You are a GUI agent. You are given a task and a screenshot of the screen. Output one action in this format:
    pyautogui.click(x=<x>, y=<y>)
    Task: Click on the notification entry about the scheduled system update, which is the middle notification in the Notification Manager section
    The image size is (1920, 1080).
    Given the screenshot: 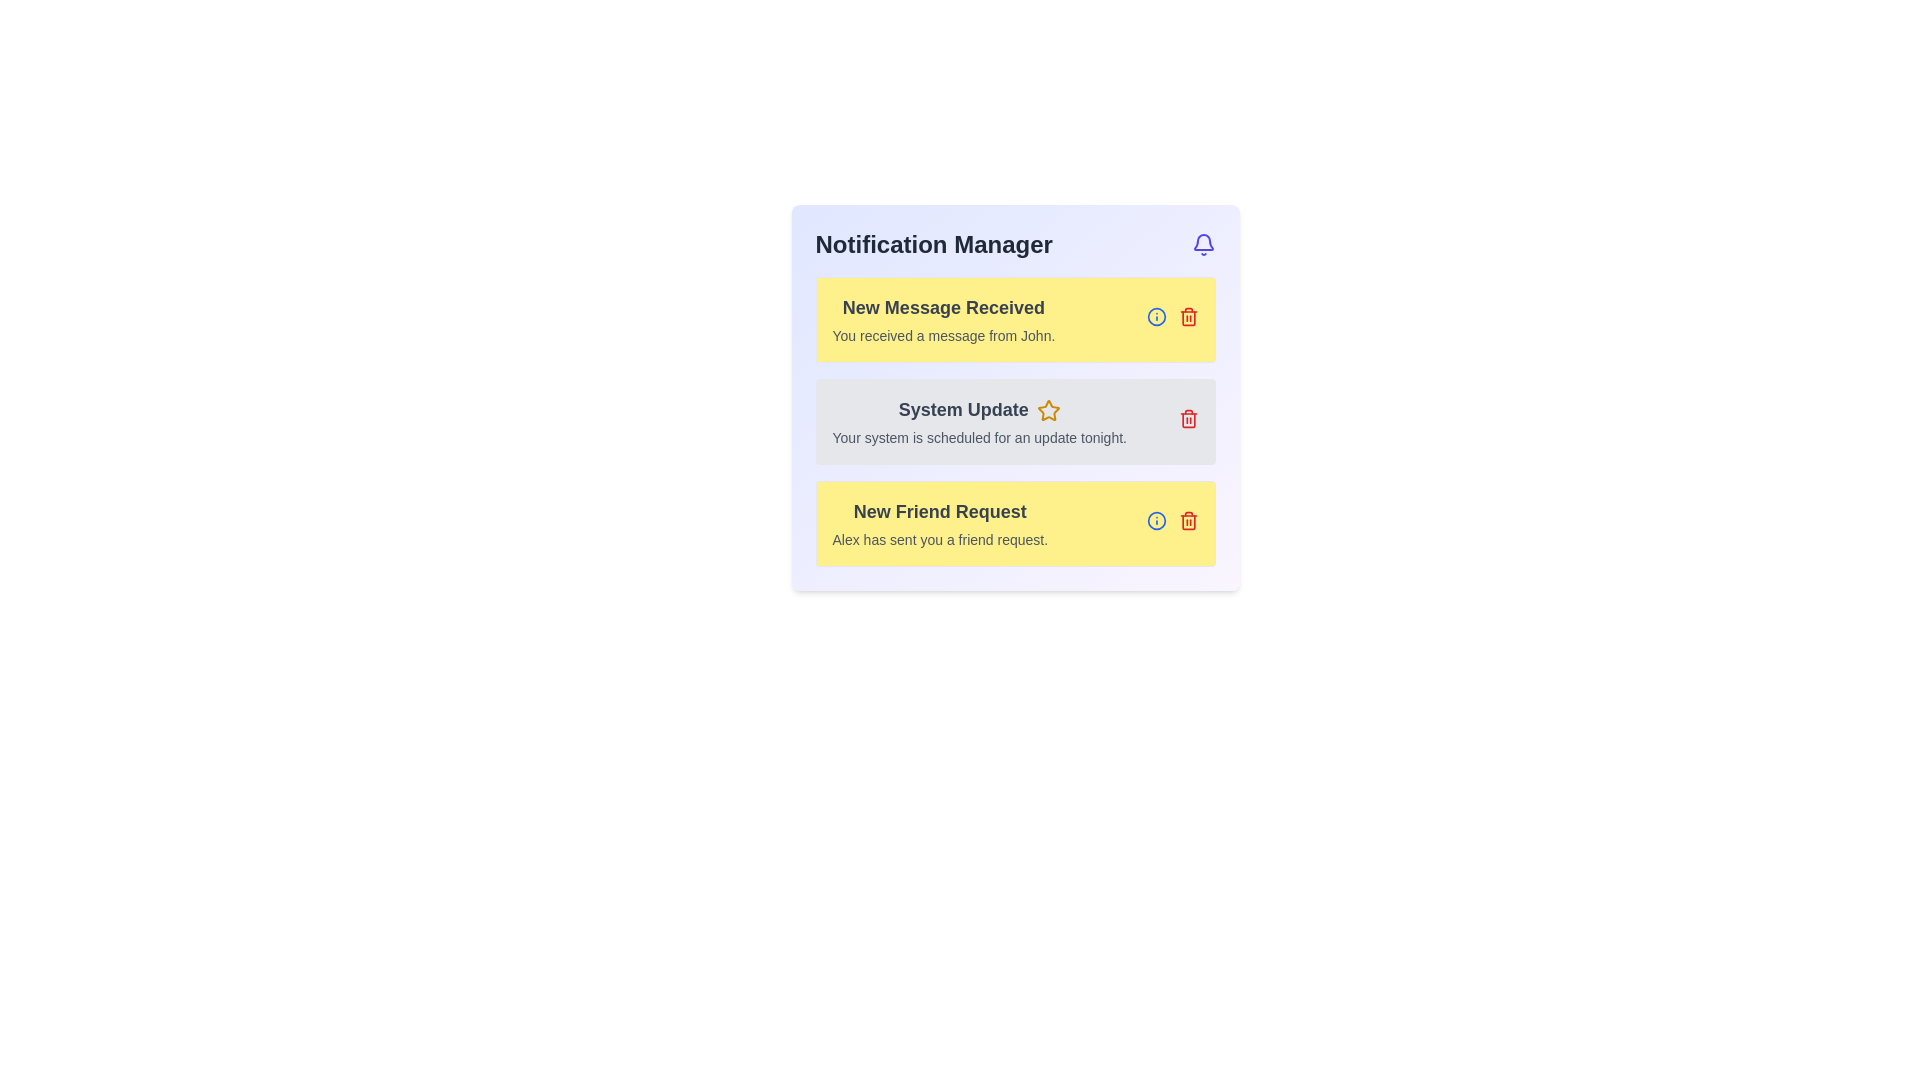 What is the action you would take?
    pyautogui.click(x=1015, y=420)
    